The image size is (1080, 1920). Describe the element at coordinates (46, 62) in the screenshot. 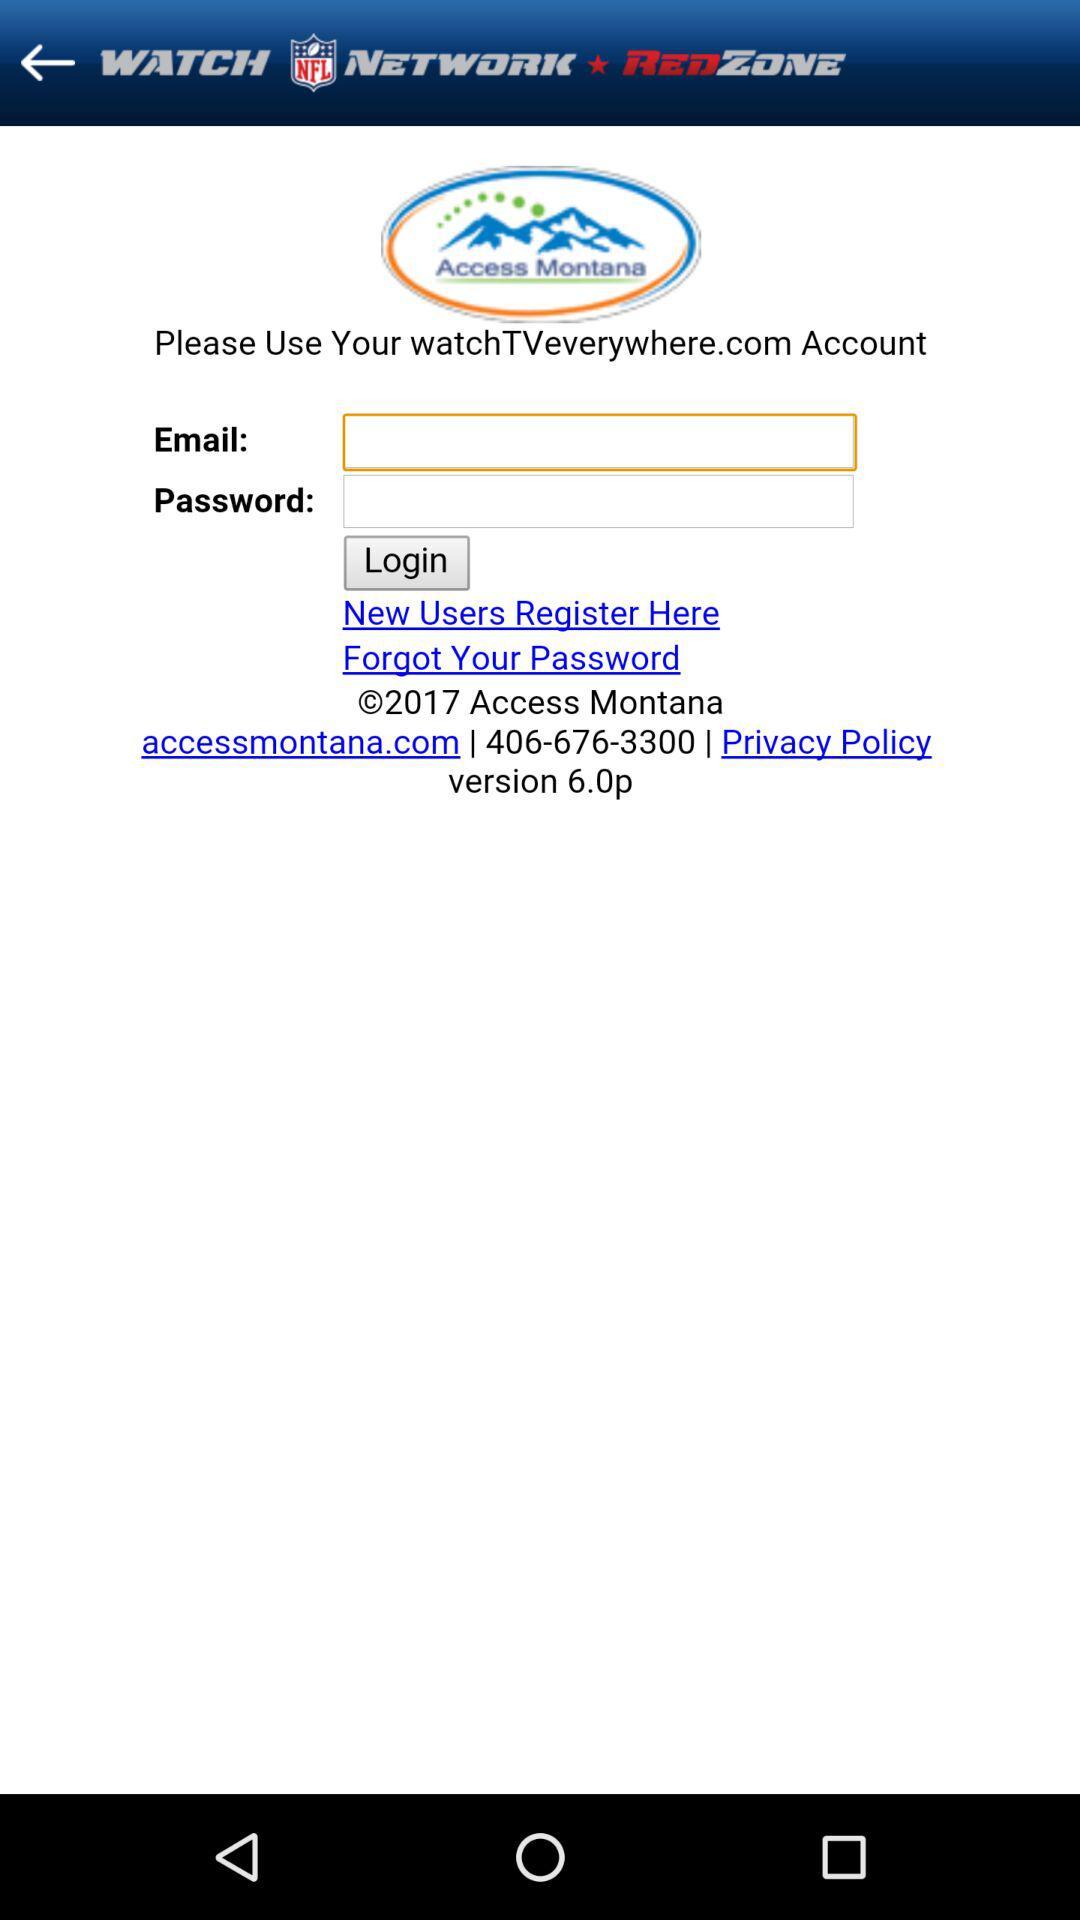

I see `the arrow_backward icon` at that location.